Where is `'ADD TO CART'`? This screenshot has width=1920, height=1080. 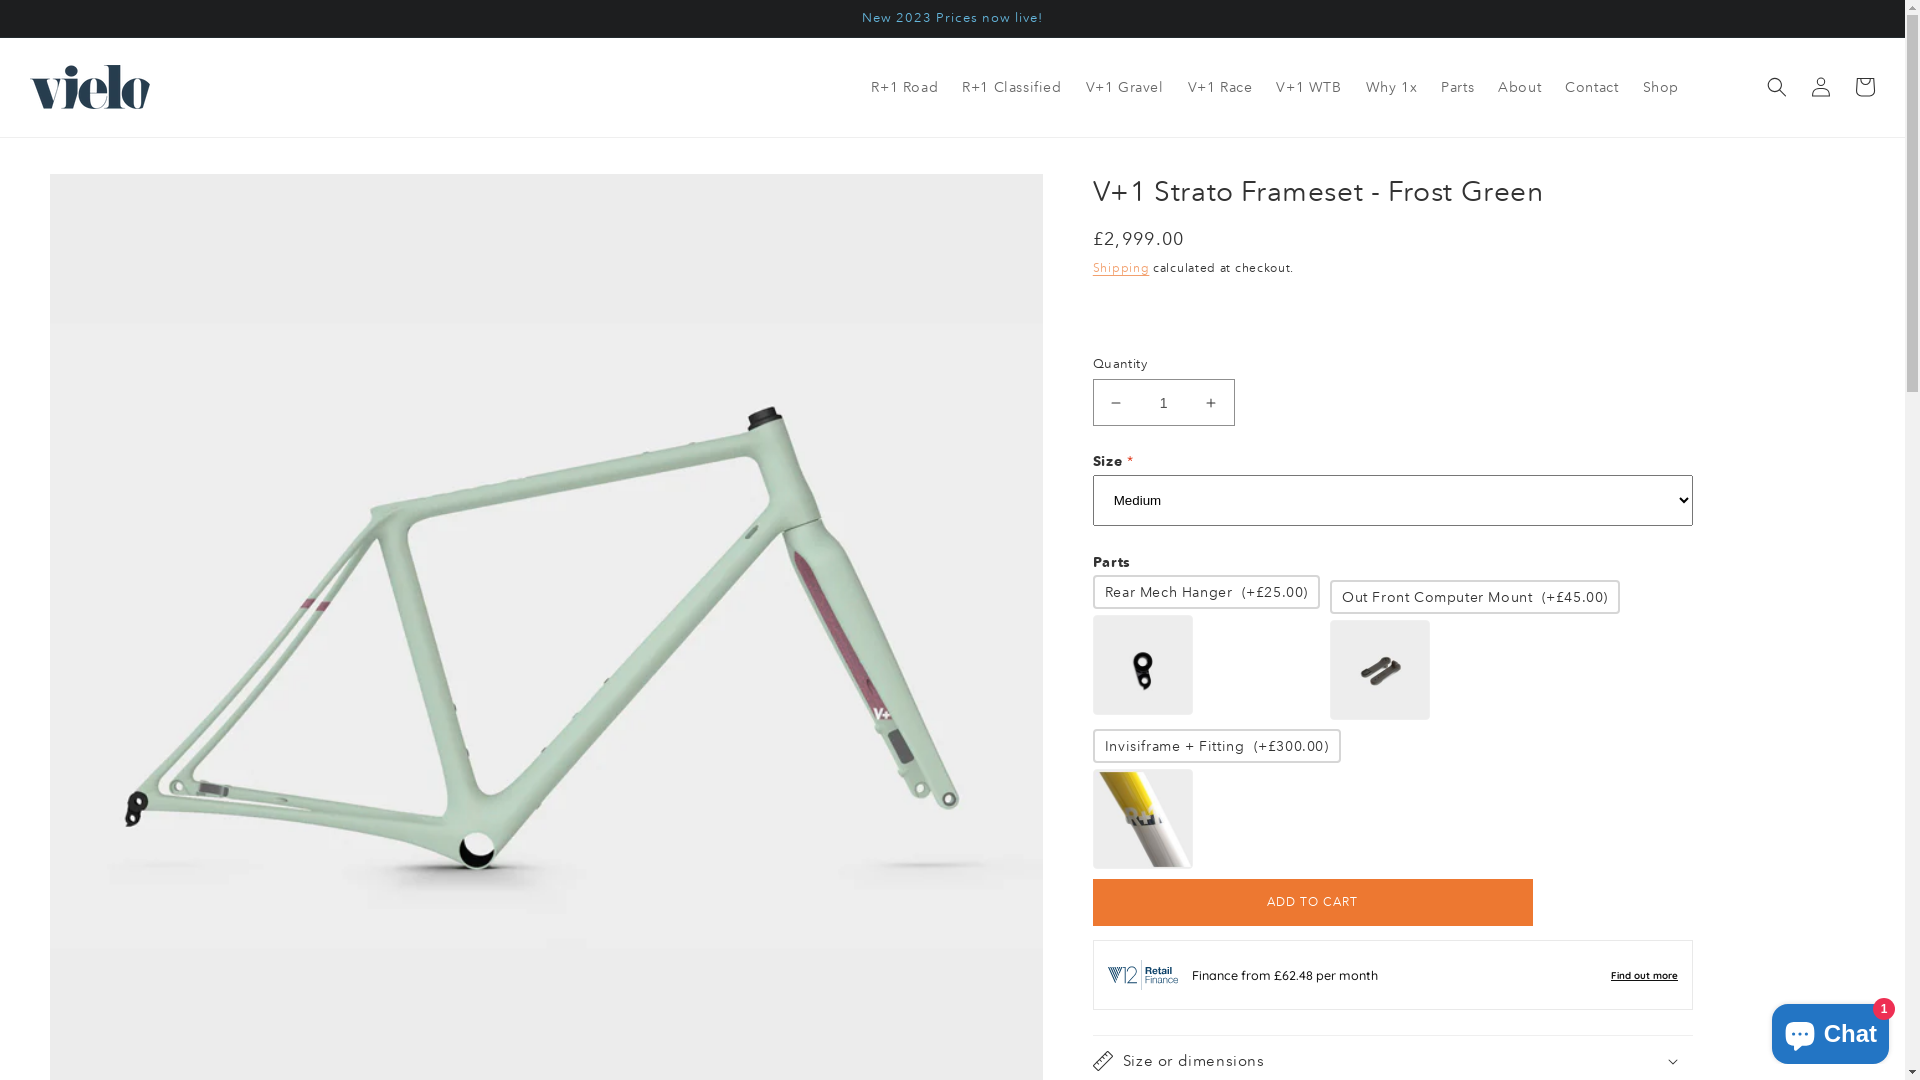
'ADD TO CART' is located at coordinates (1313, 902).